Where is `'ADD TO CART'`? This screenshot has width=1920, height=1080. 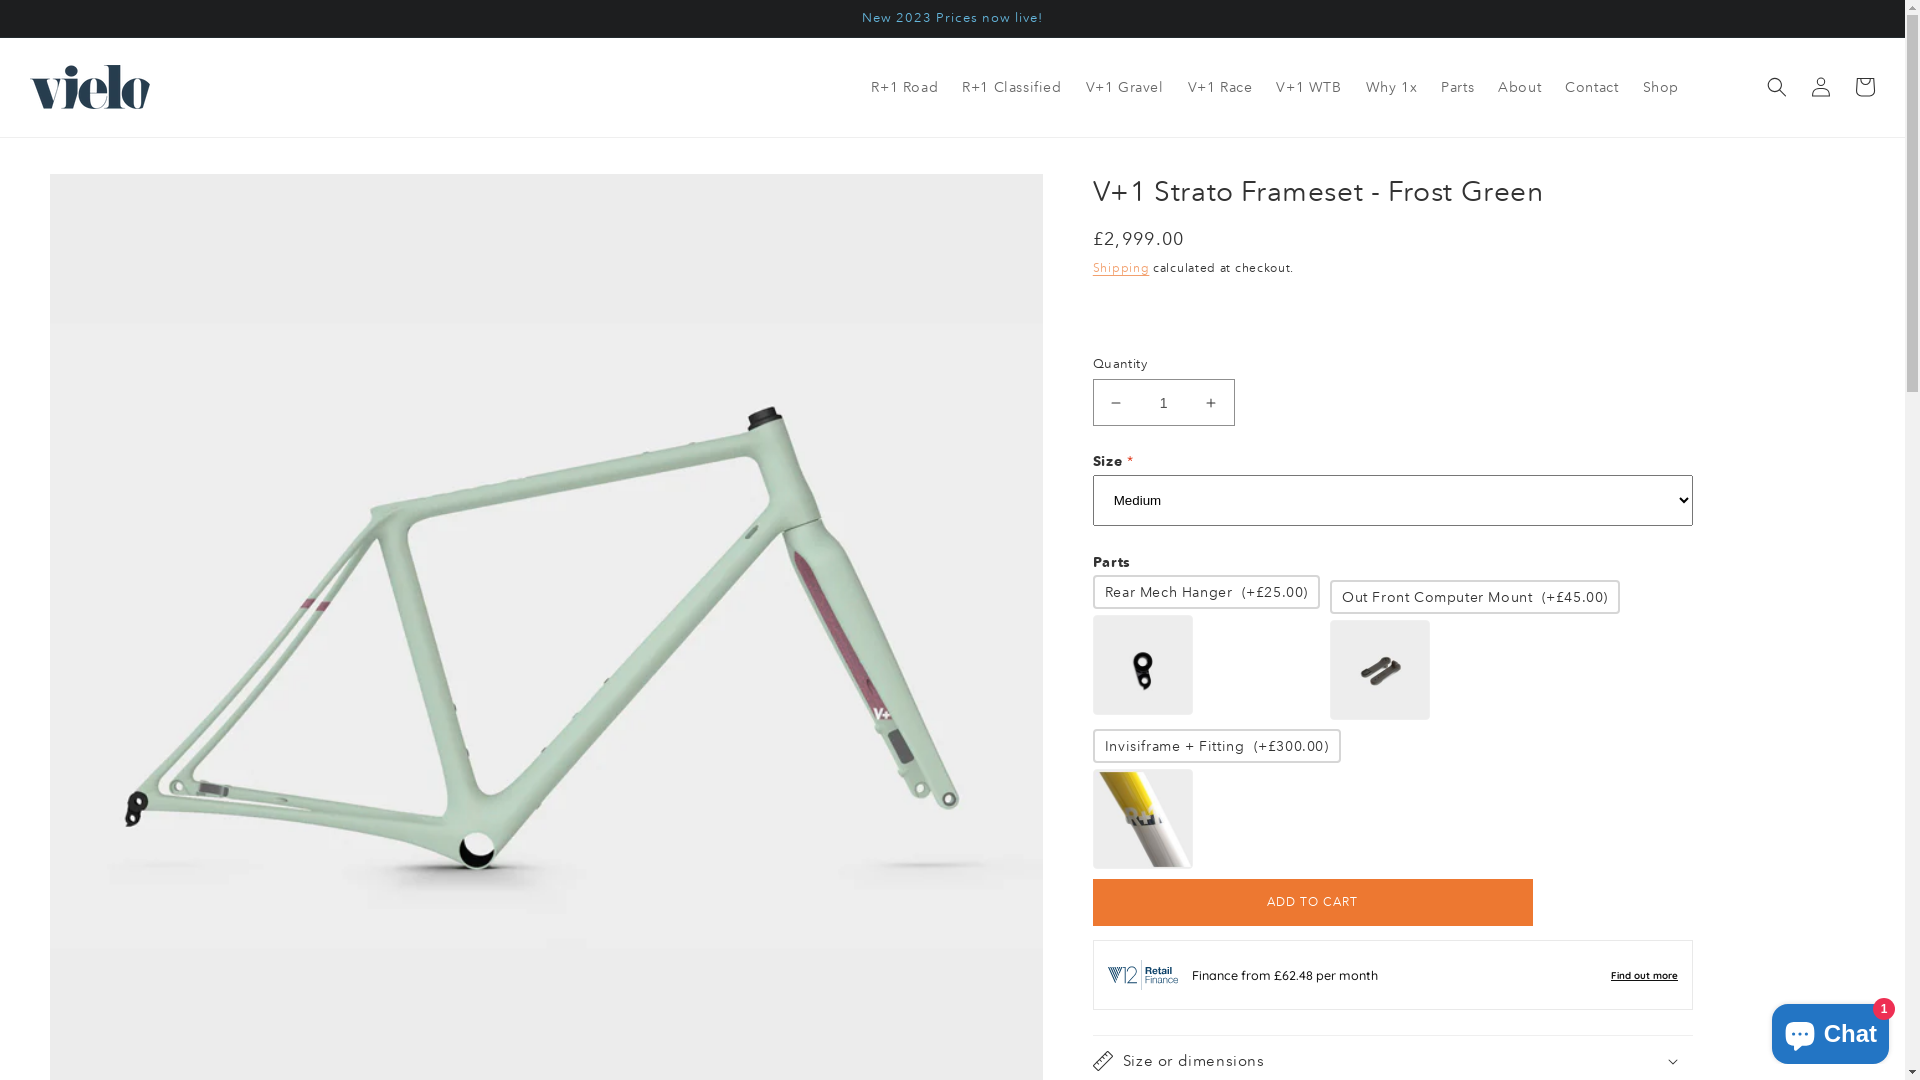
'ADD TO CART' is located at coordinates (1313, 902).